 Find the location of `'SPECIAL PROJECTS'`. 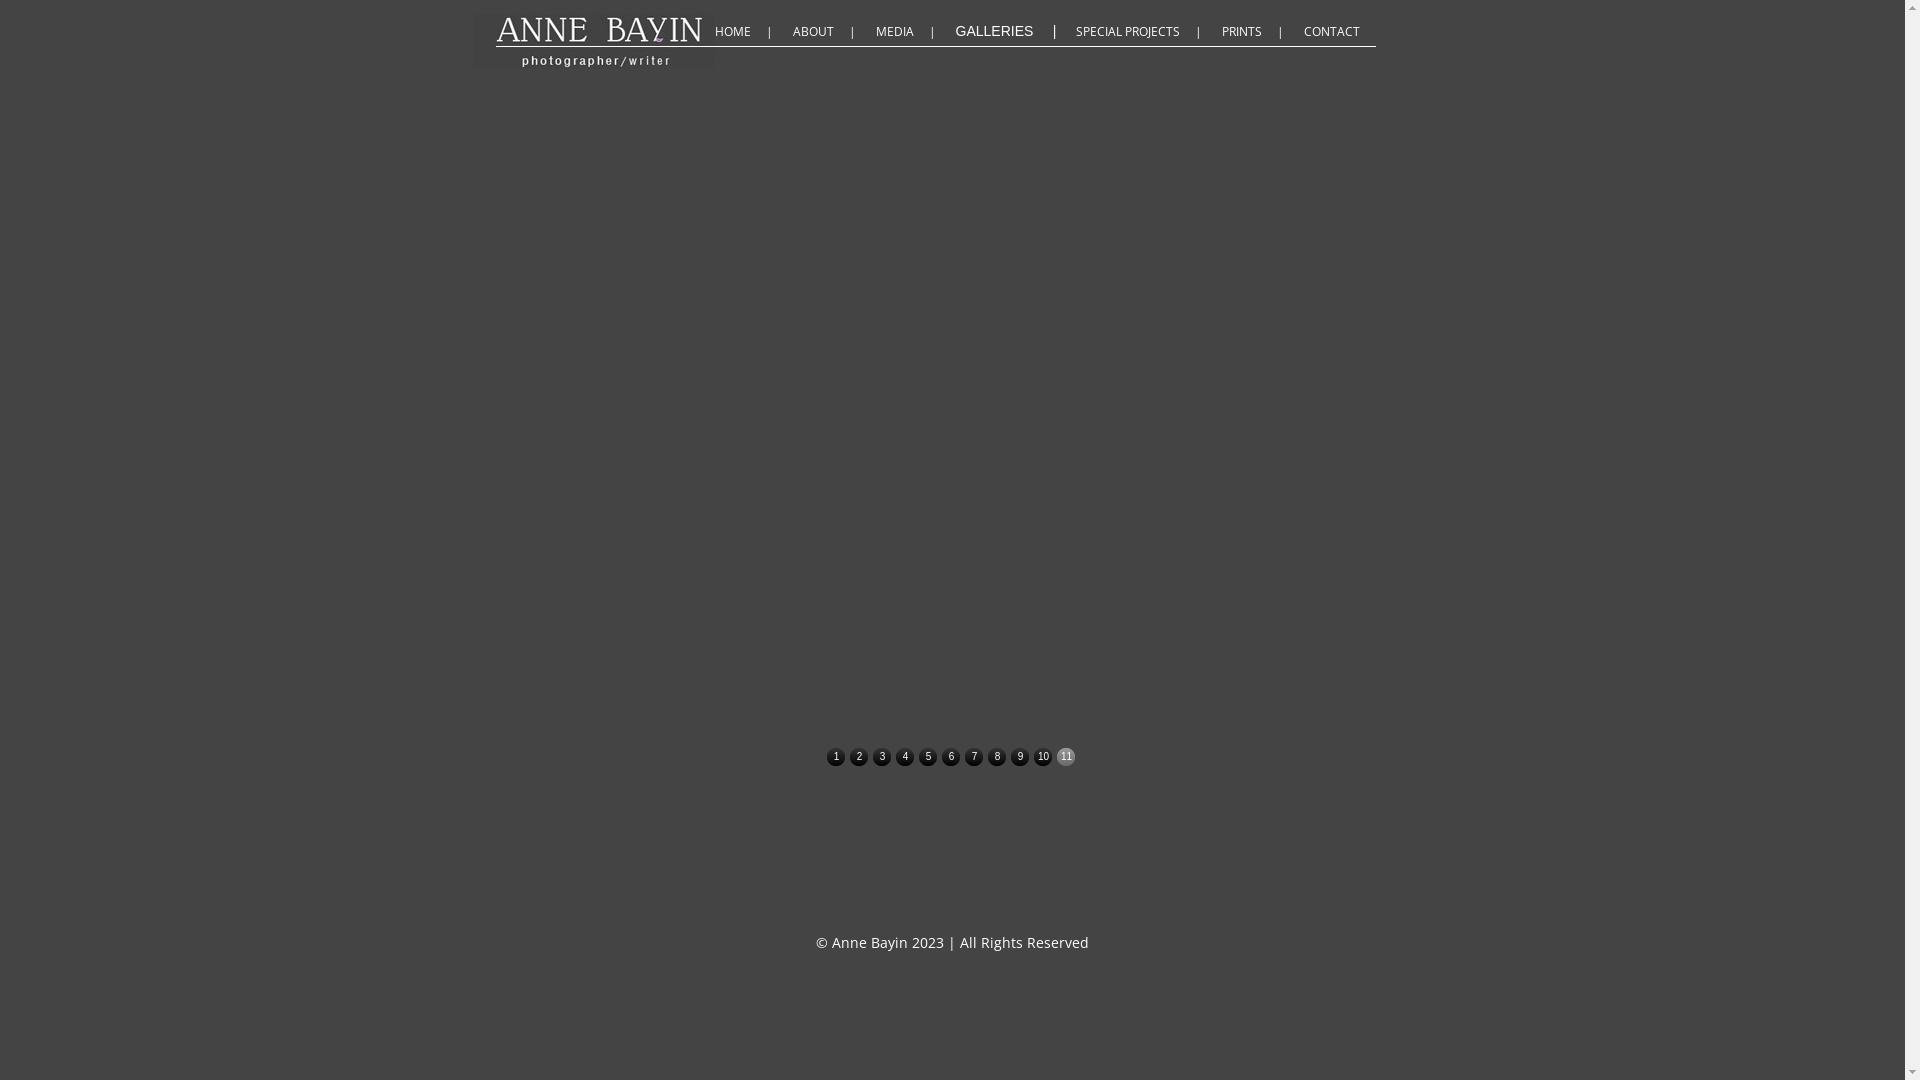

'SPECIAL PROJECTS' is located at coordinates (1142, 31).